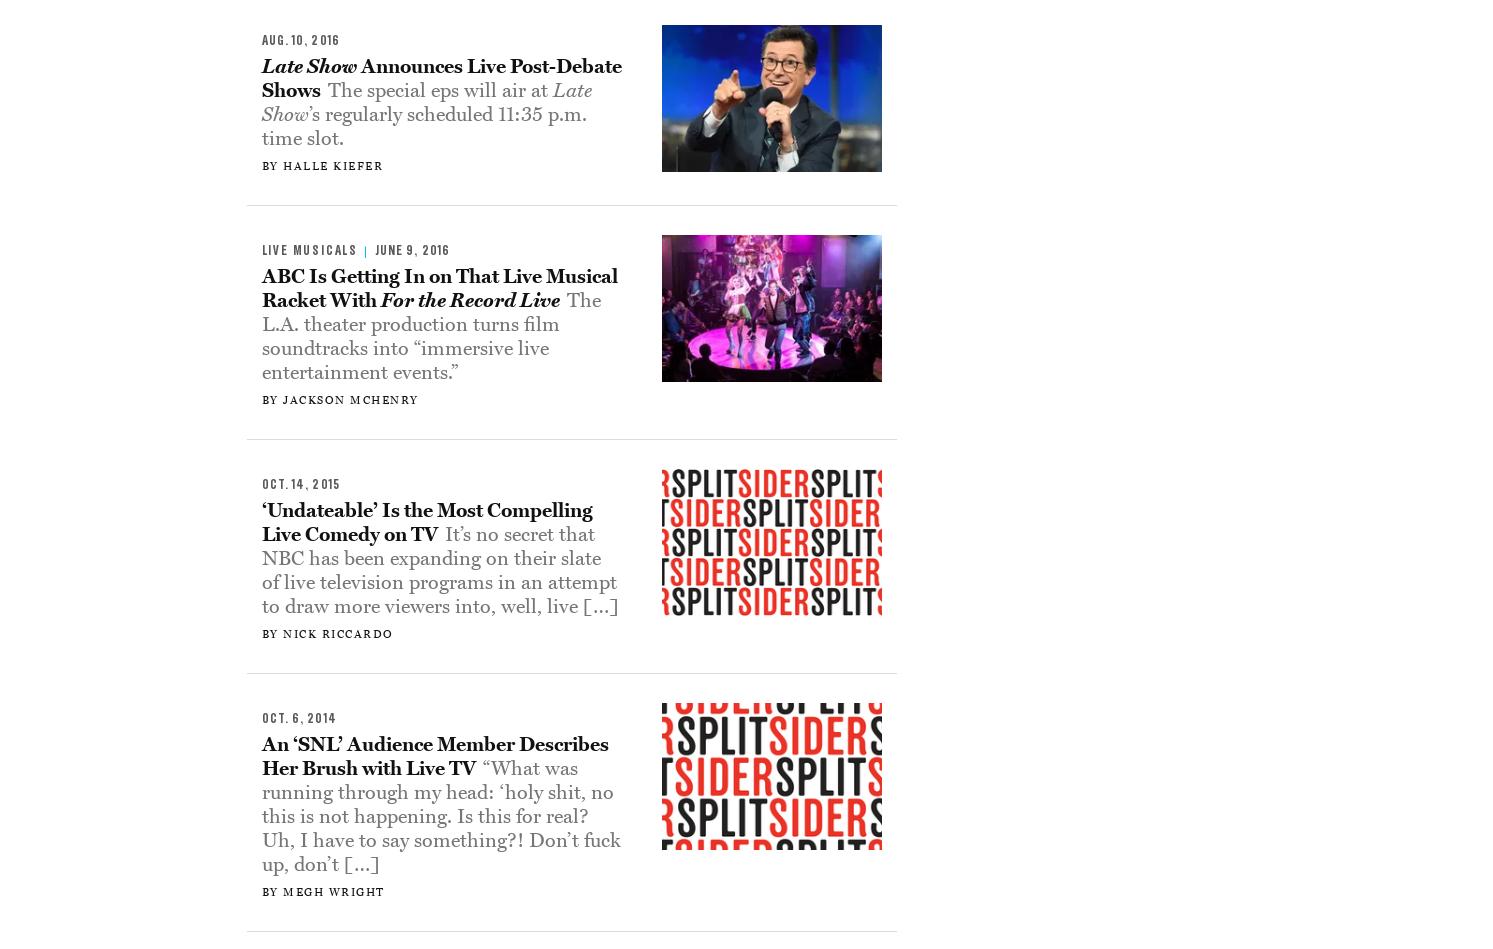  What do you see at coordinates (299, 483) in the screenshot?
I see `'Oct. 14, 2015'` at bounding box center [299, 483].